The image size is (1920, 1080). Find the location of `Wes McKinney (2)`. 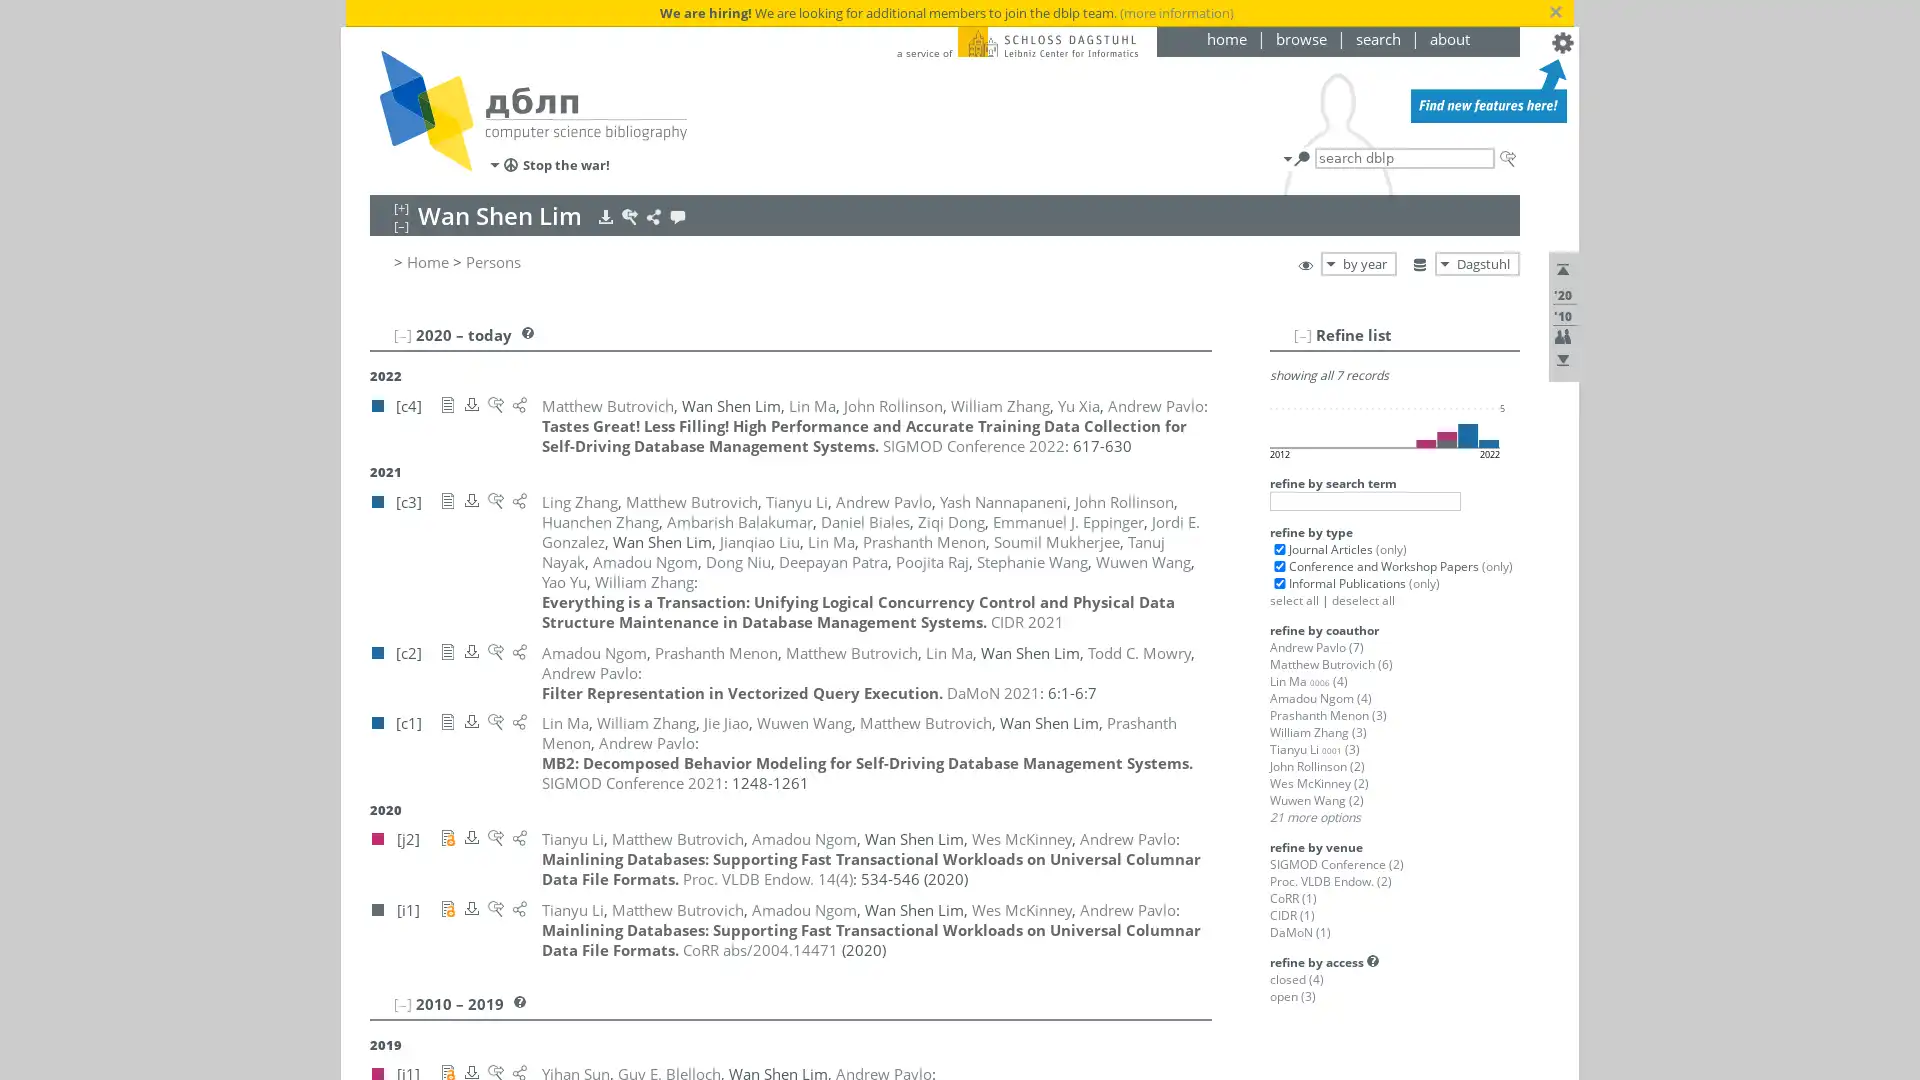

Wes McKinney (2) is located at coordinates (1319, 782).